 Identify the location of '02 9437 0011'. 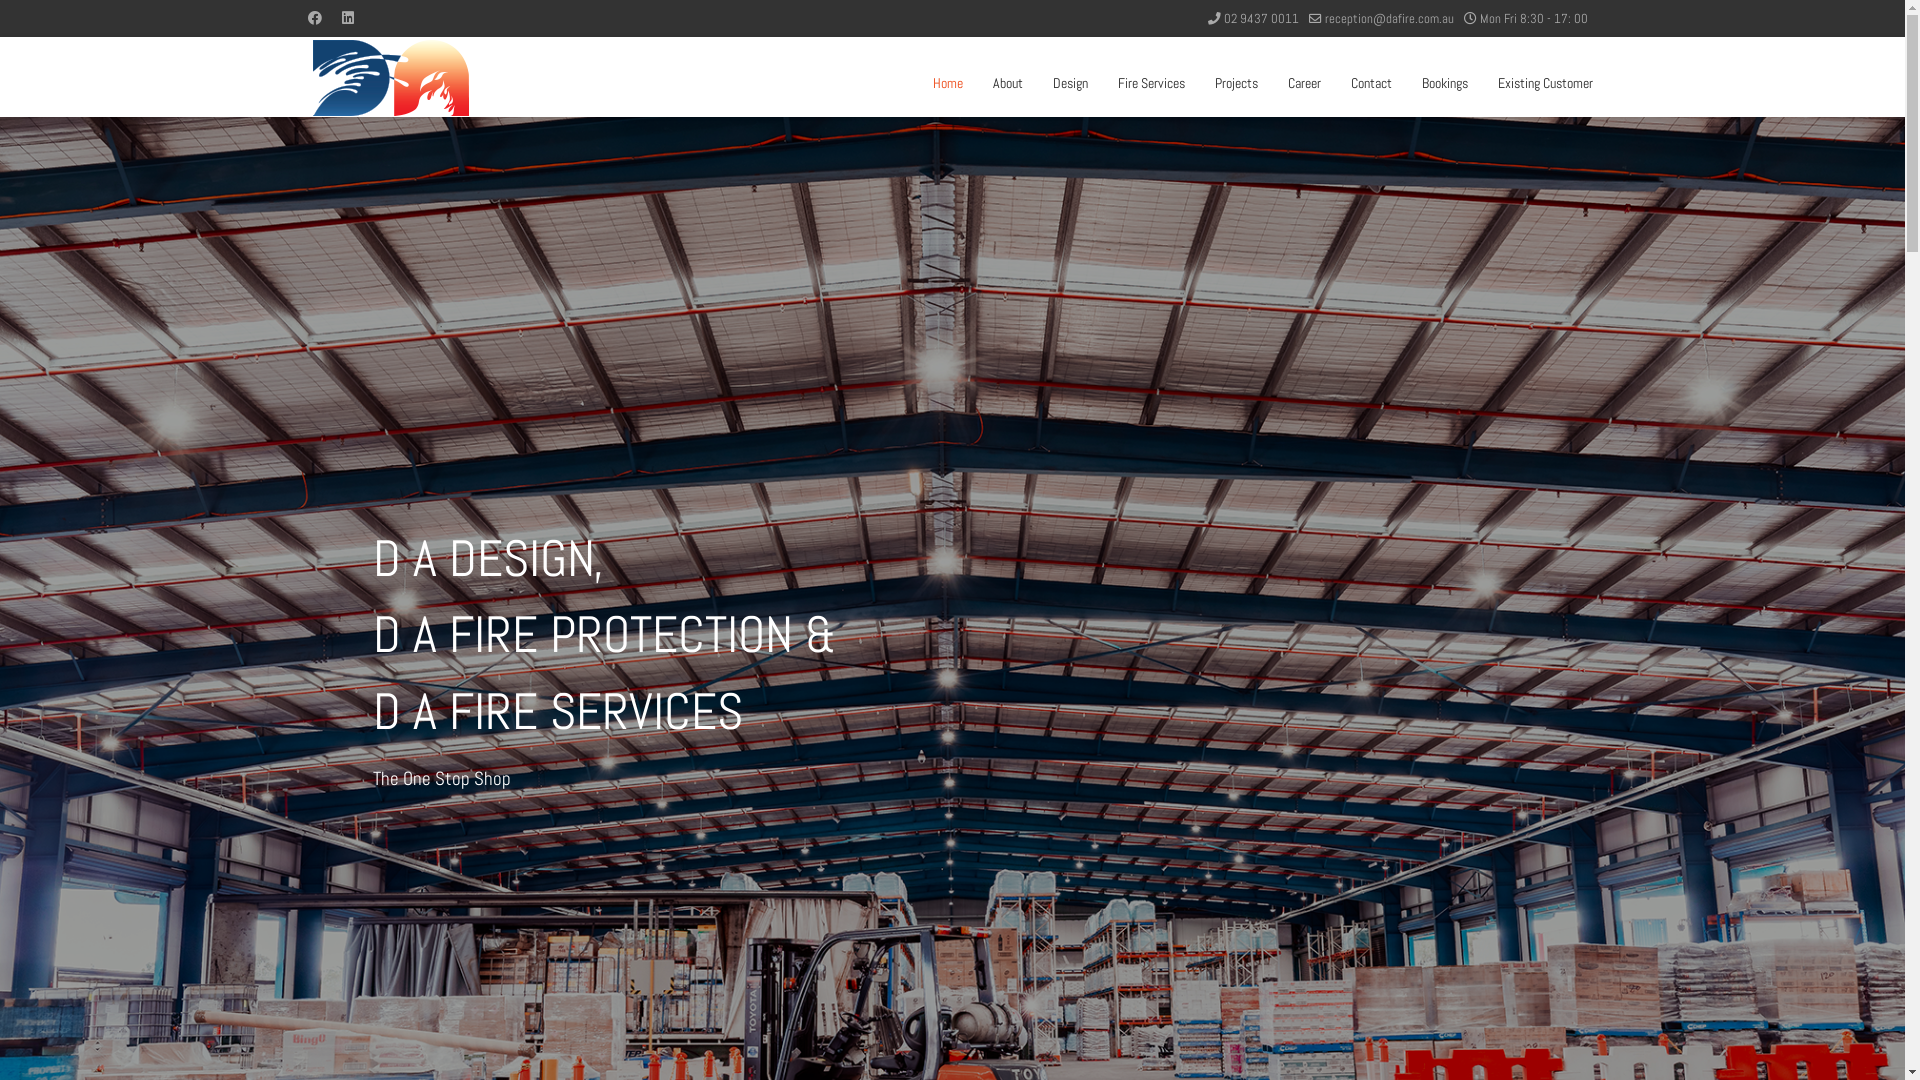
(1260, 19).